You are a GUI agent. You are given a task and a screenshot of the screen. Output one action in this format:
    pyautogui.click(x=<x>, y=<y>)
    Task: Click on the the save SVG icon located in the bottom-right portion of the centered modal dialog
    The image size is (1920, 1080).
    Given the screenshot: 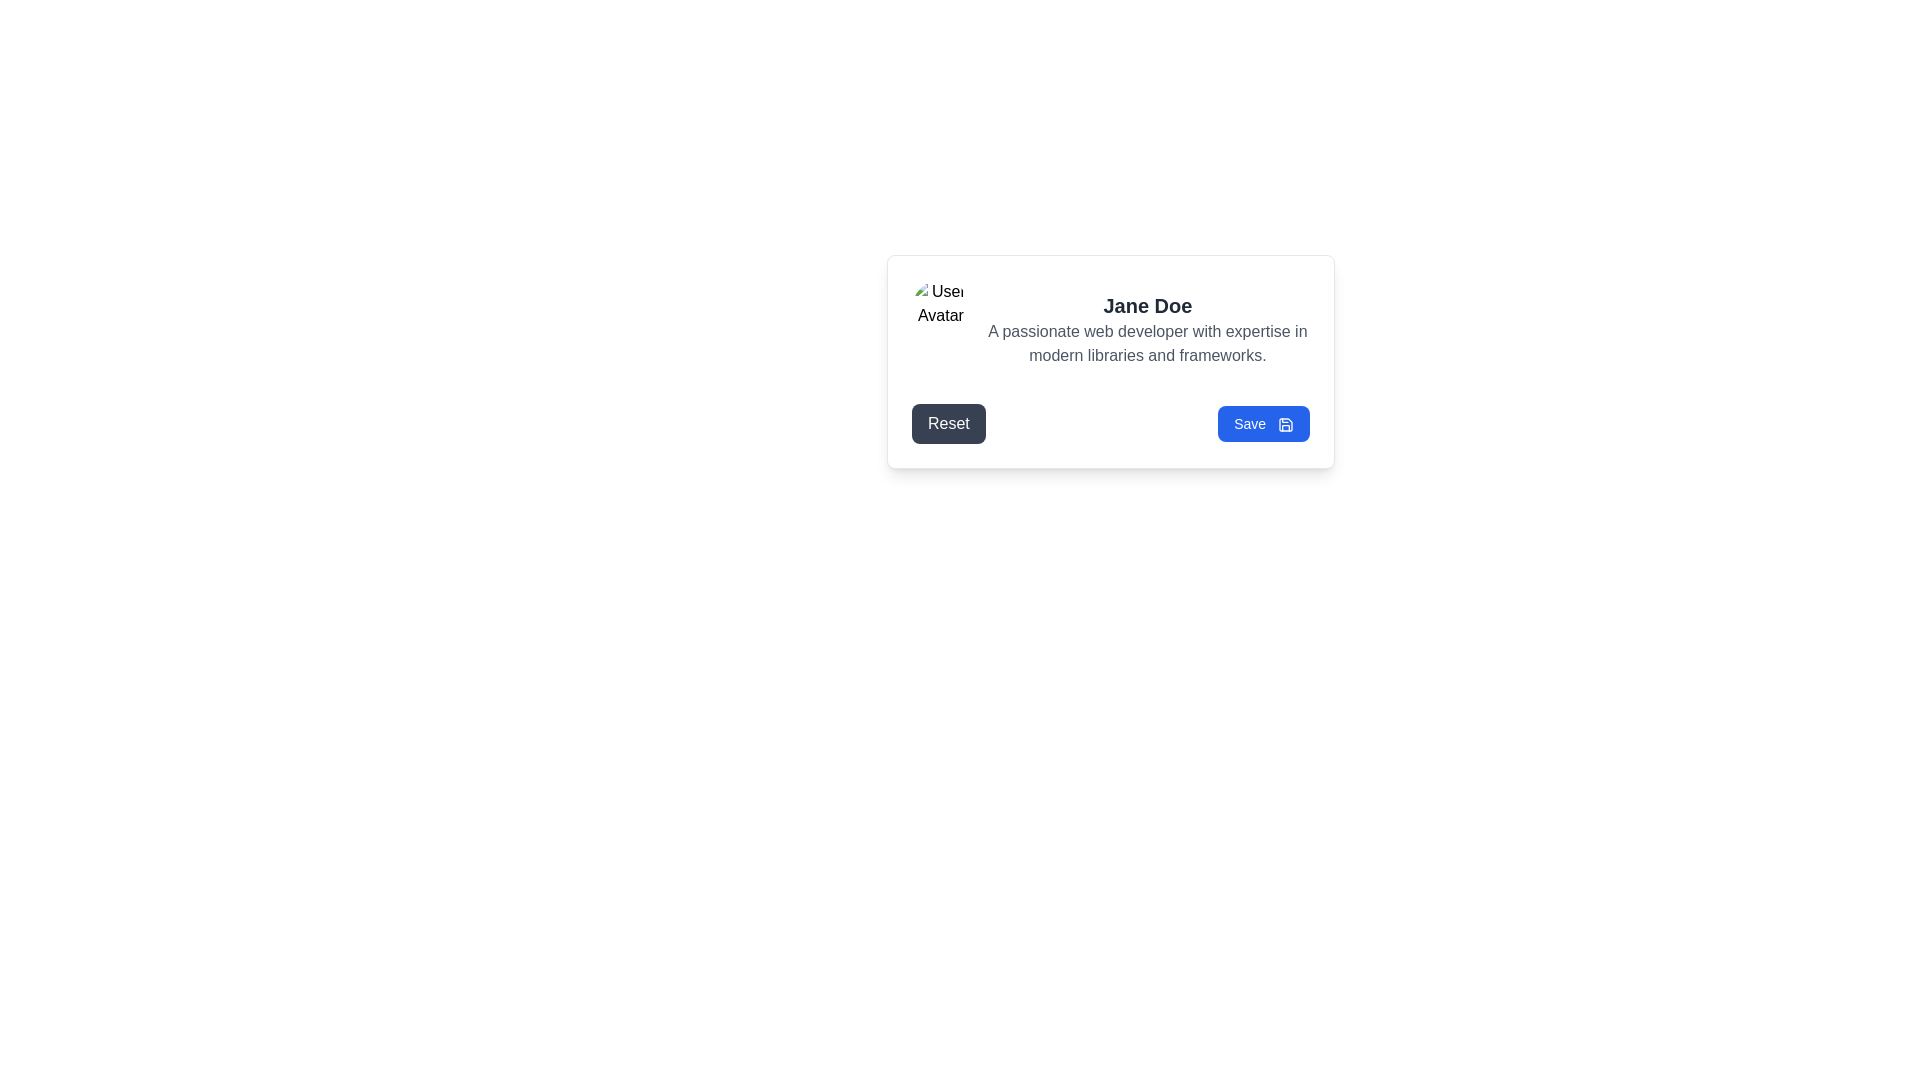 What is the action you would take?
    pyautogui.click(x=1286, y=423)
    